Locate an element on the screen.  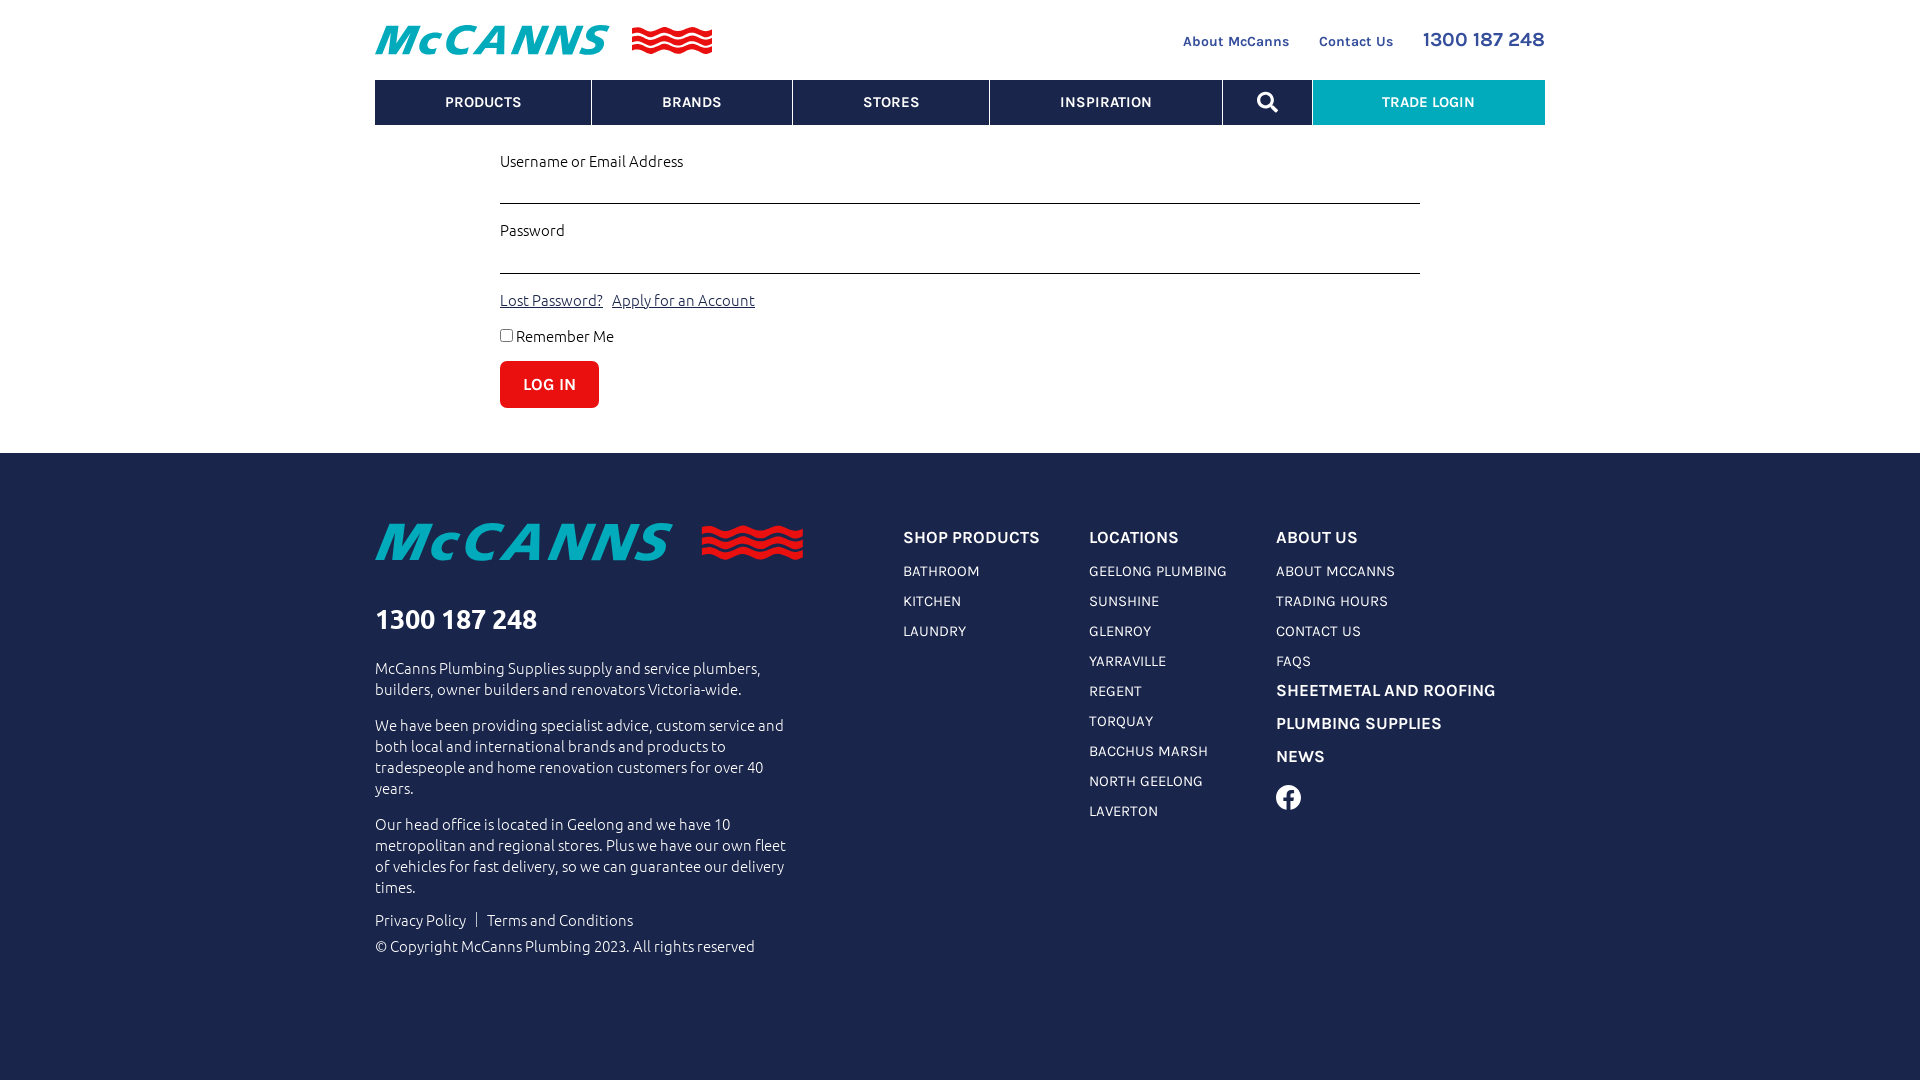
'1300 187 248' is located at coordinates (1421, 39).